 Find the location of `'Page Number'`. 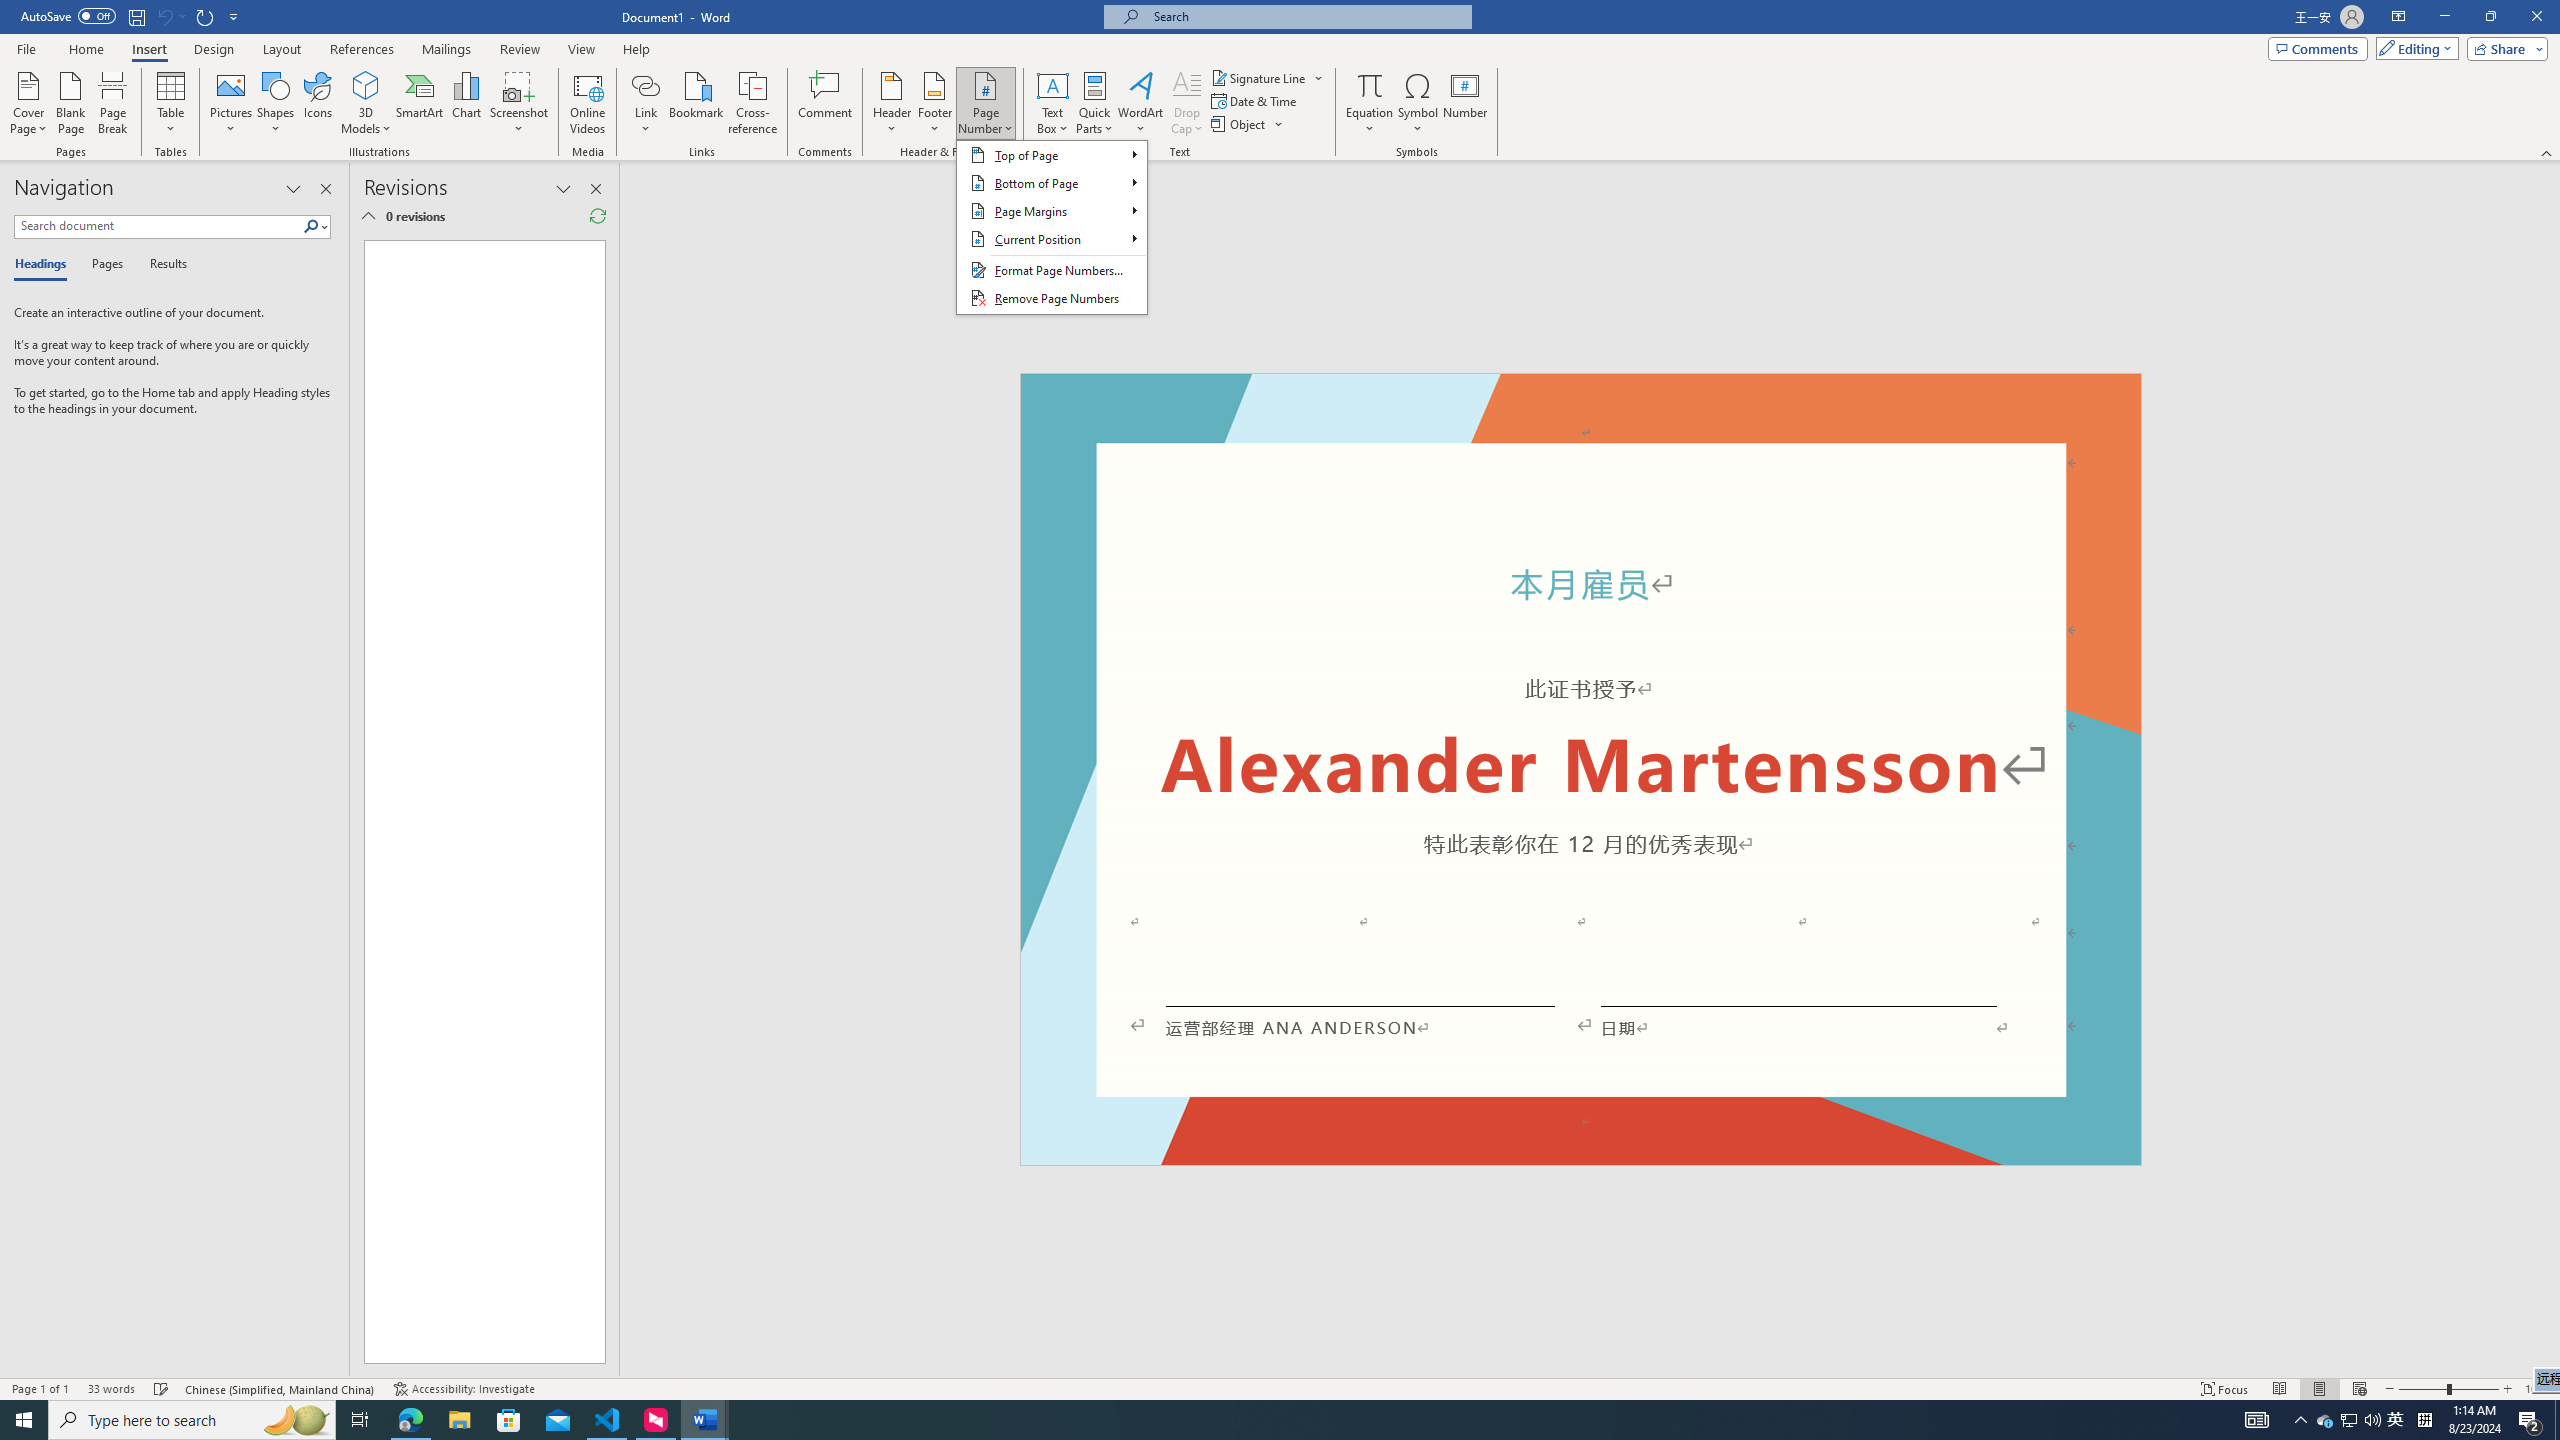

'Page Number' is located at coordinates (985, 103).